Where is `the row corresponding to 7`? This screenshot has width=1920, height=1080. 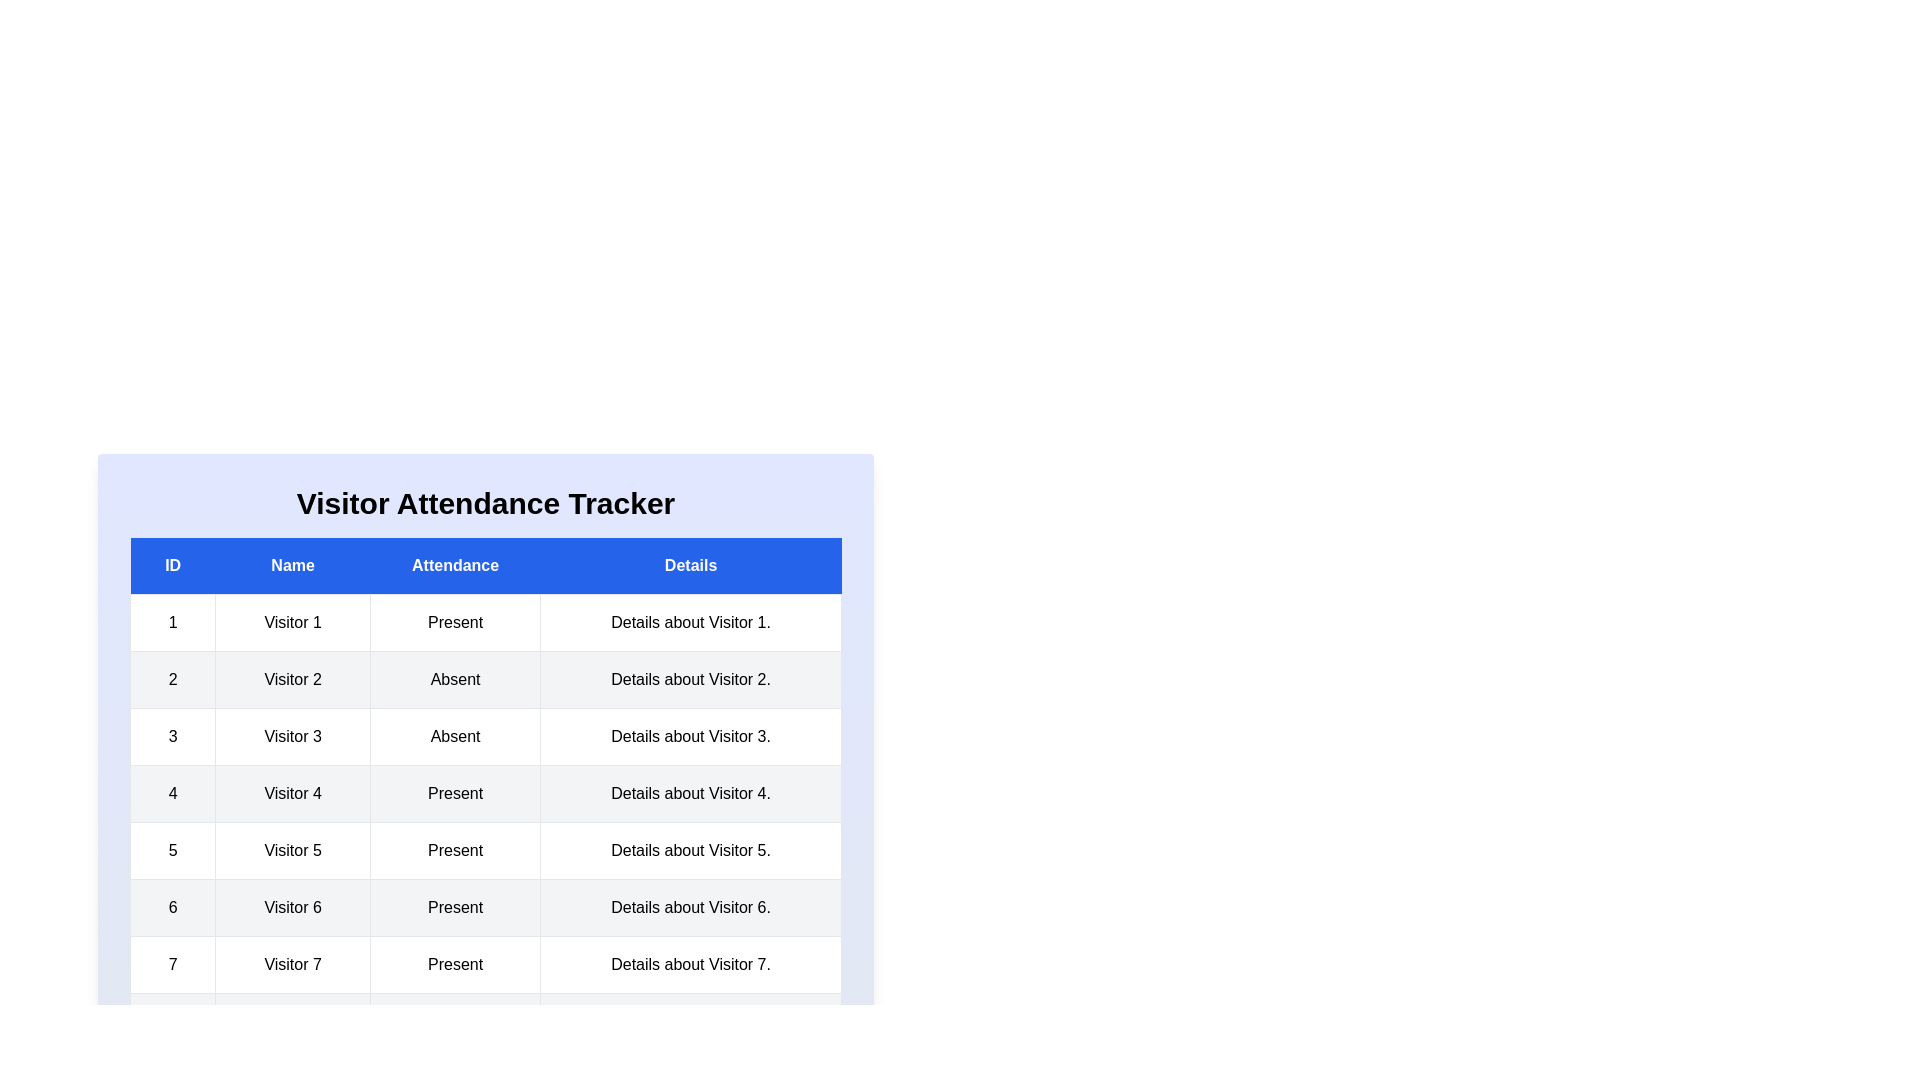 the row corresponding to 7 is located at coordinates (485, 963).